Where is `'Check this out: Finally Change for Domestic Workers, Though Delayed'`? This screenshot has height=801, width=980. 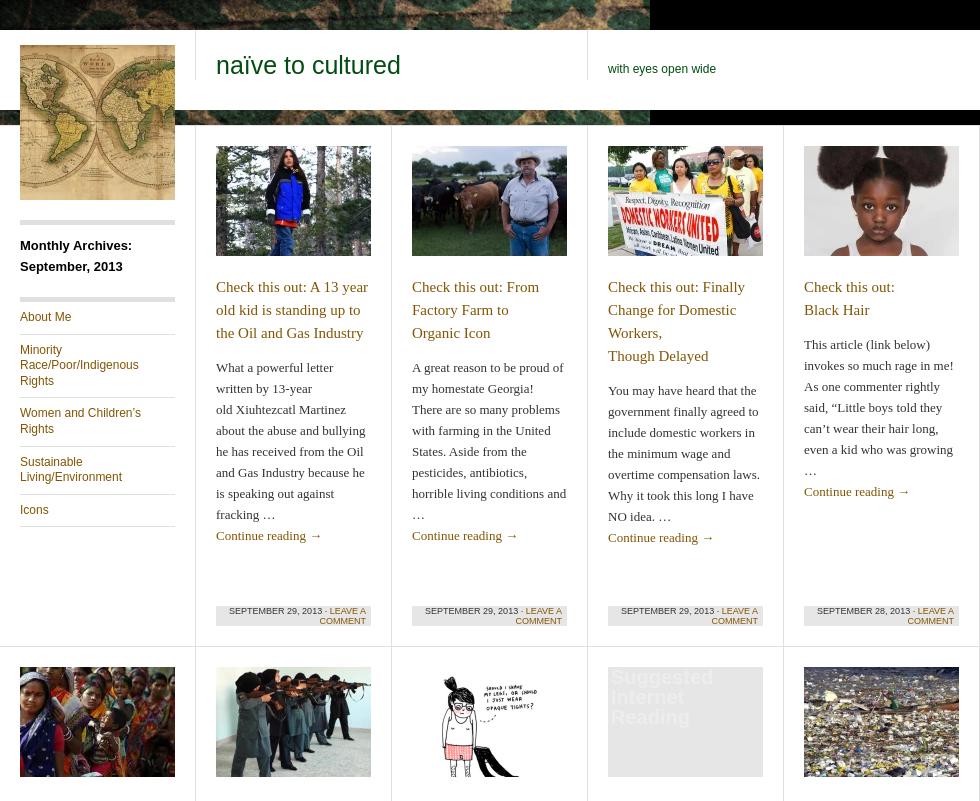
'Check this out: Finally Change for Domestic Workers, Though Delayed' is located at coordinates (607, 321).